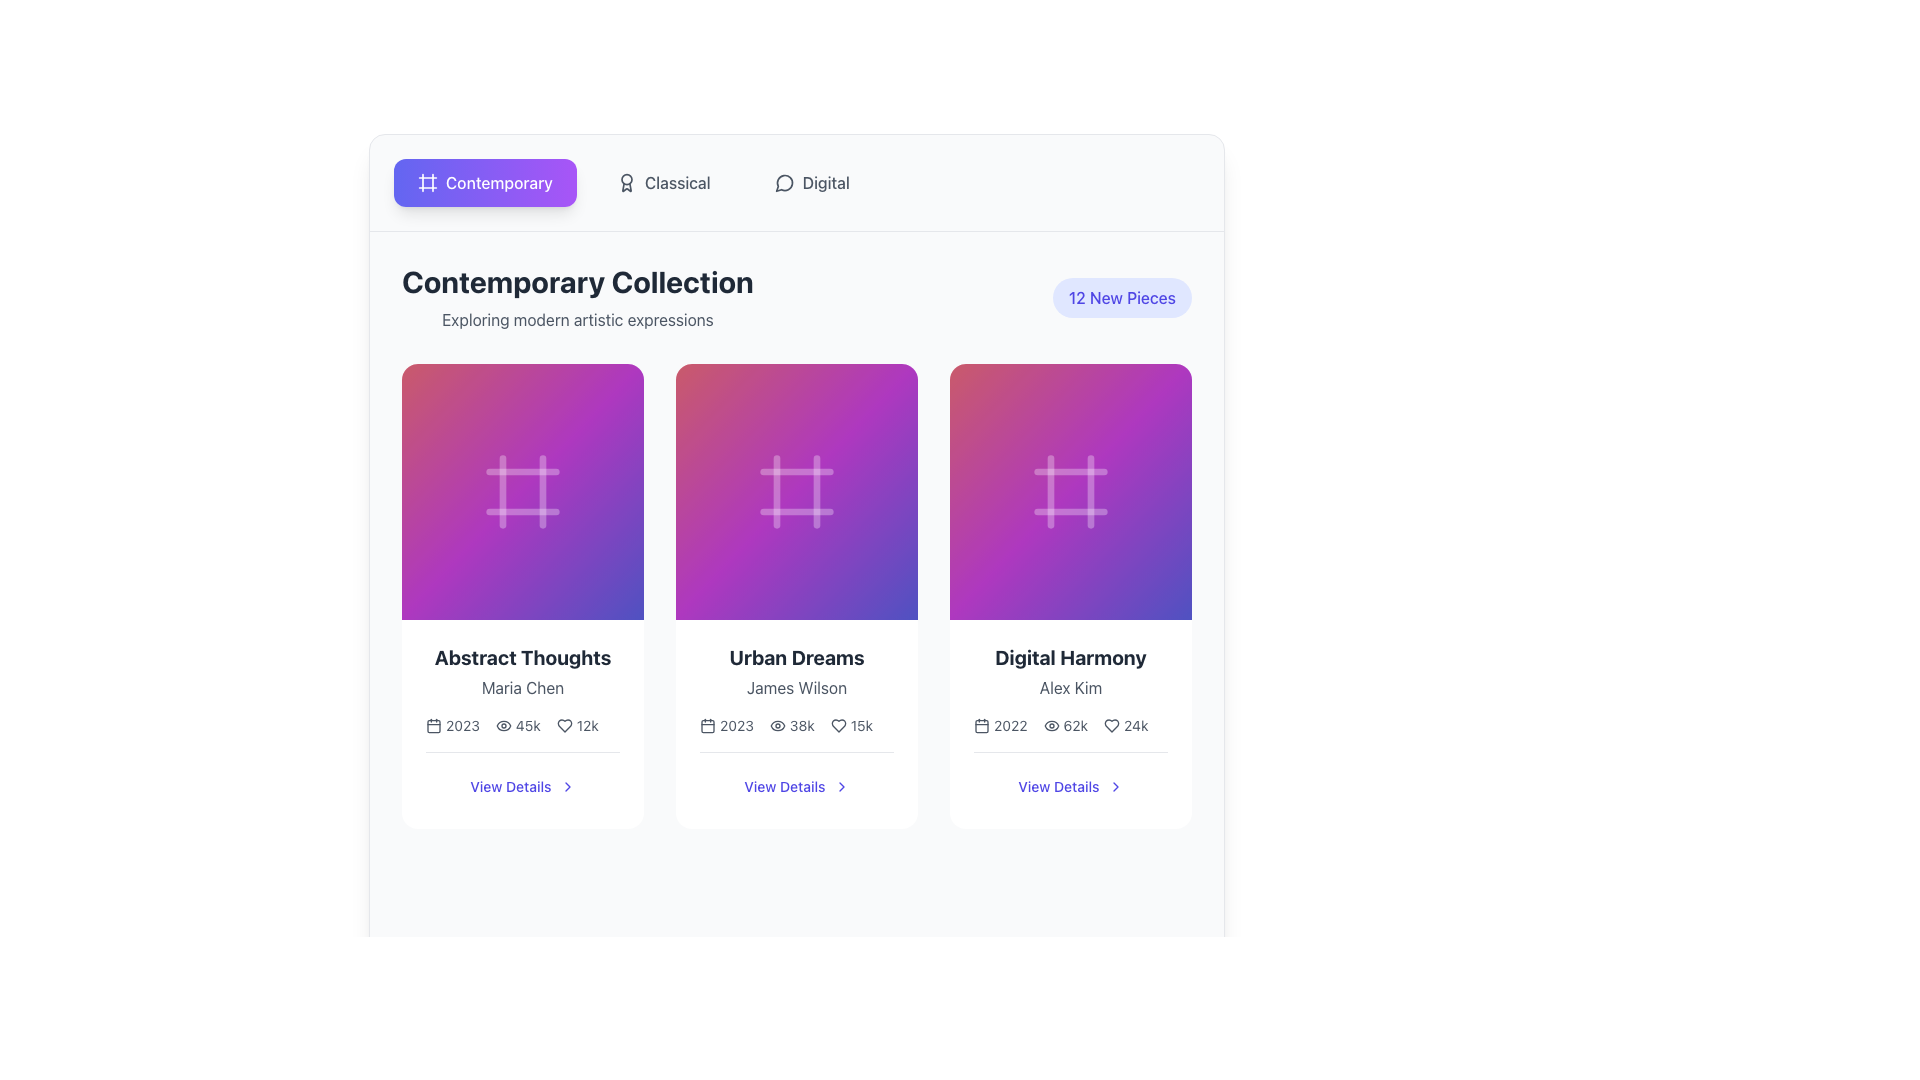 This screenshot has height=1080, width=1920. What do you see at coordinates (785, 725) in the screenshot?
I see `displayed information from the second metadata row located below the title 'Urban Dreams' in the center panel of the three-panel layout` at bounding box center [785, 725].